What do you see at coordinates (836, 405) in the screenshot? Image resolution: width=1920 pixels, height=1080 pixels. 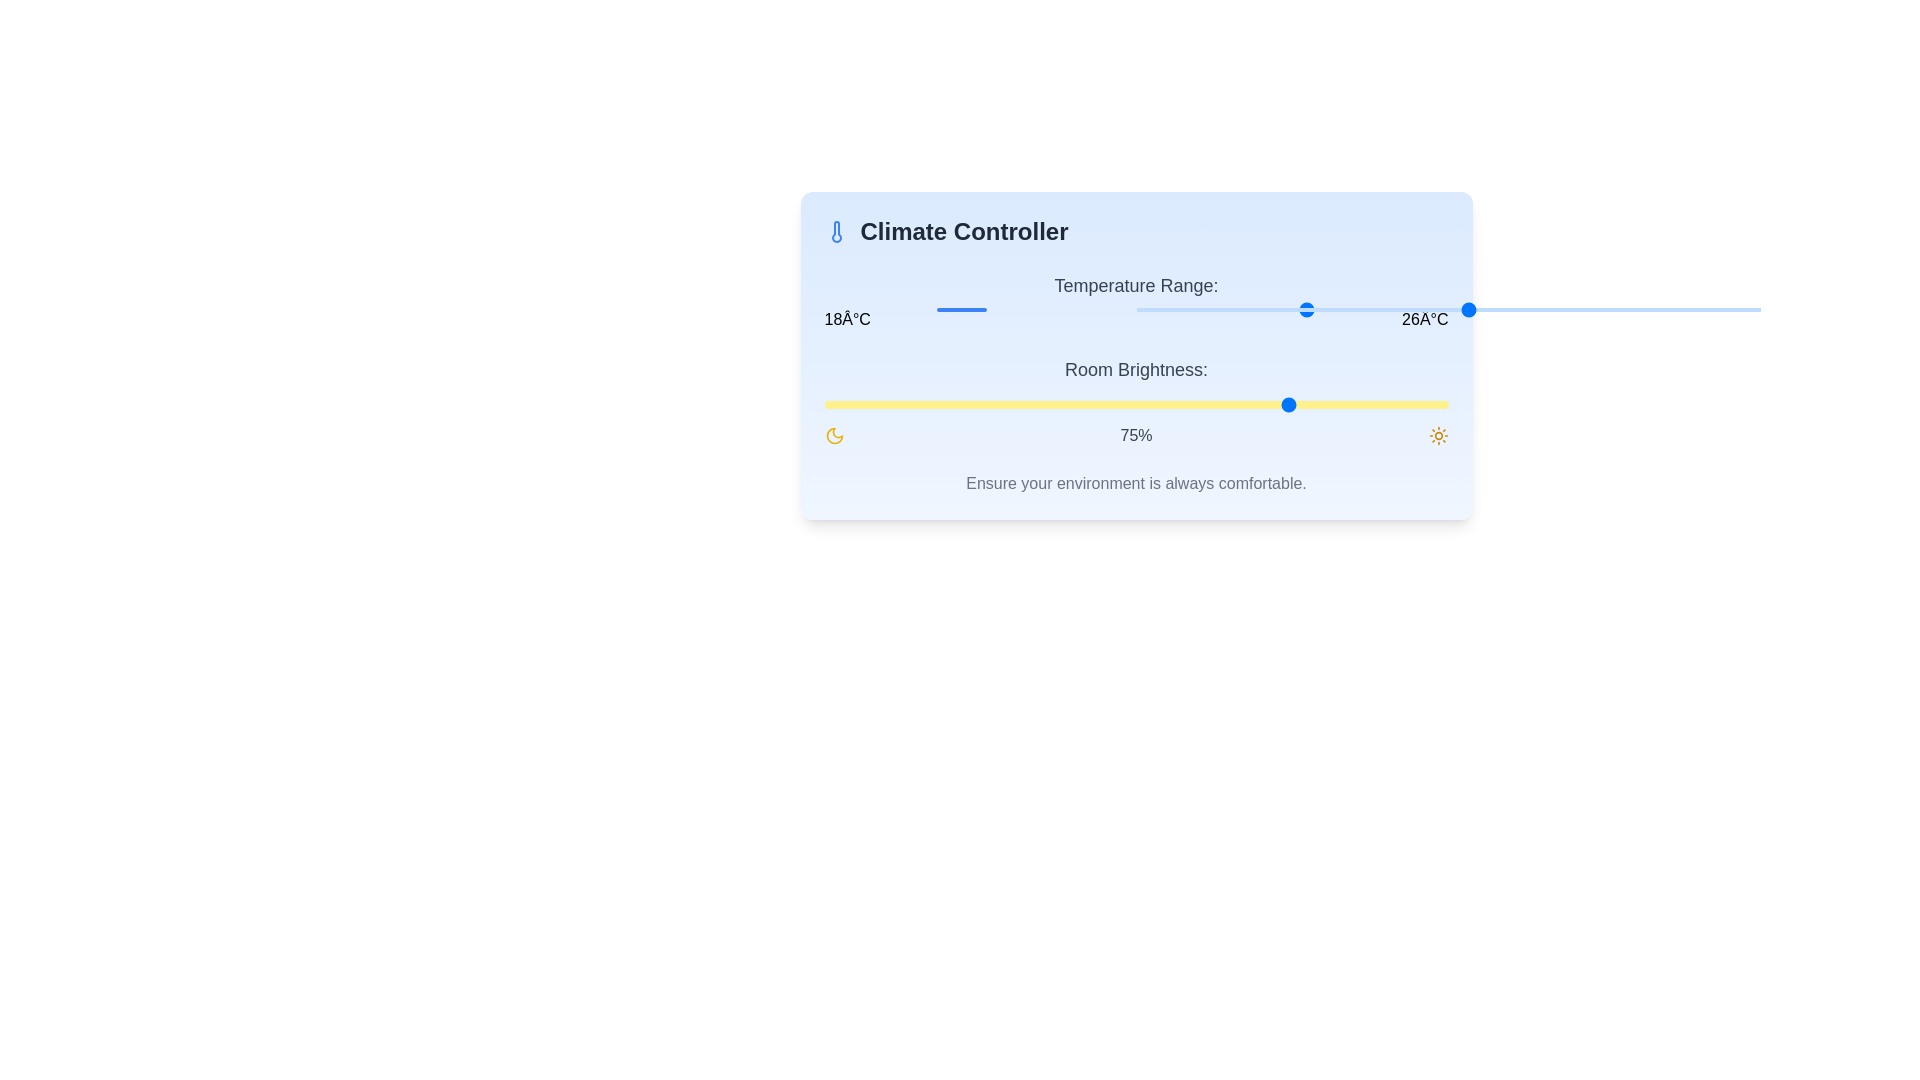 I see `the room brightness` at bounding box center [836, 405].